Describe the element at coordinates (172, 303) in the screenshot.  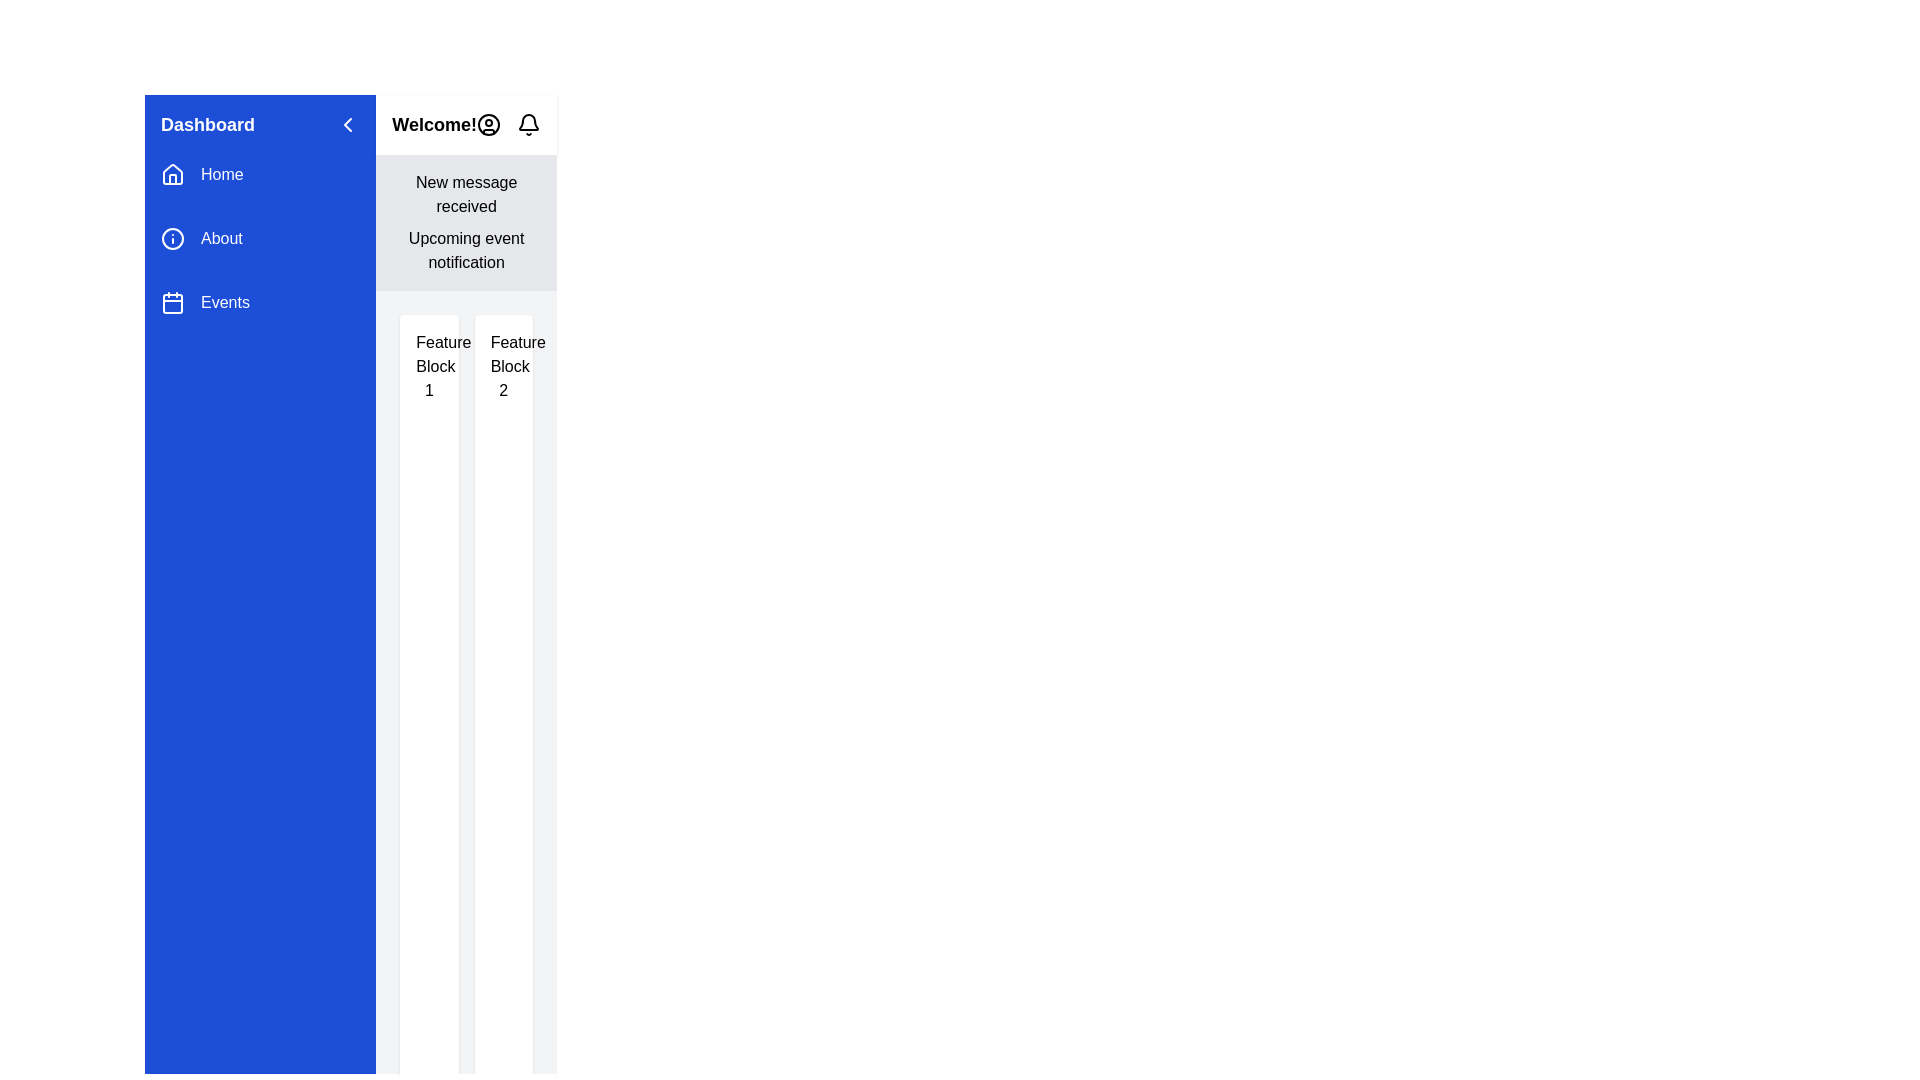
I see `the calendar icon in the vertical navigation menu` at that location.